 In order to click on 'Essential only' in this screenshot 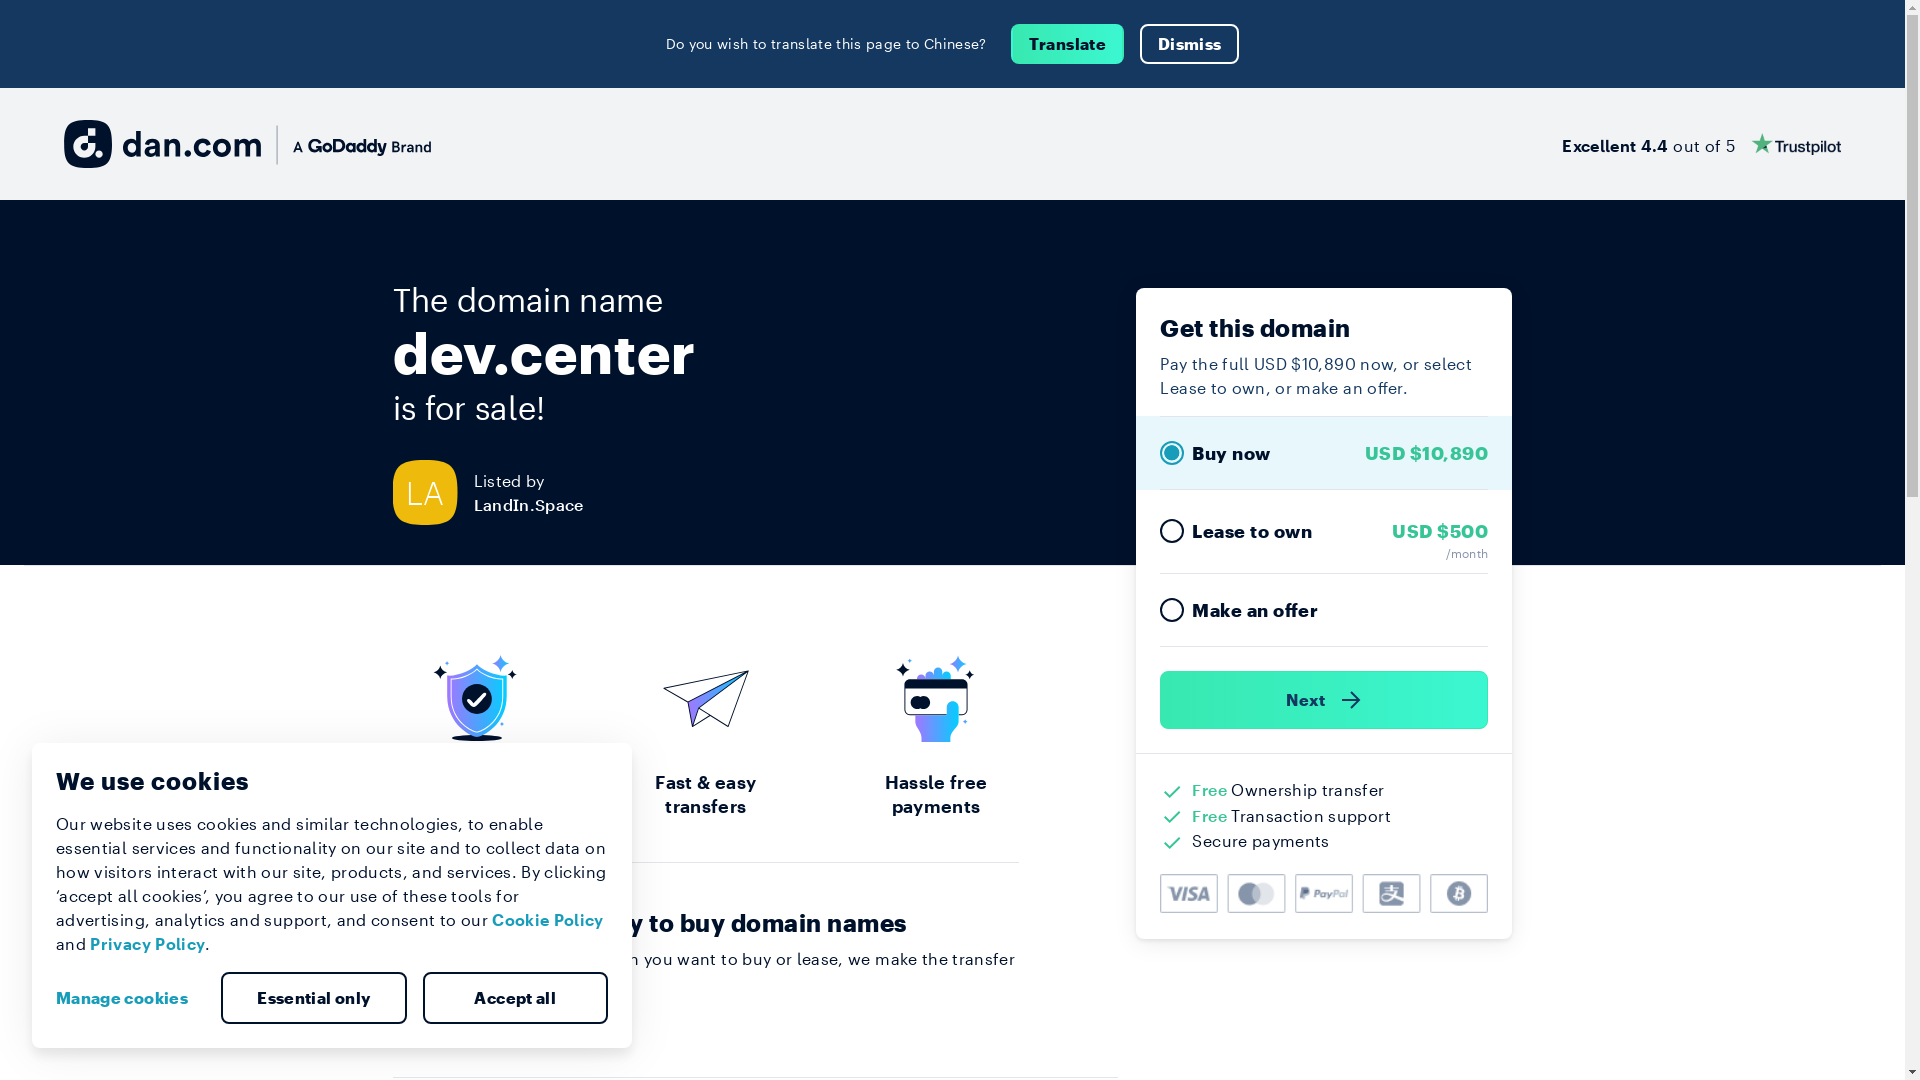, I will do `click(312, 998)`.